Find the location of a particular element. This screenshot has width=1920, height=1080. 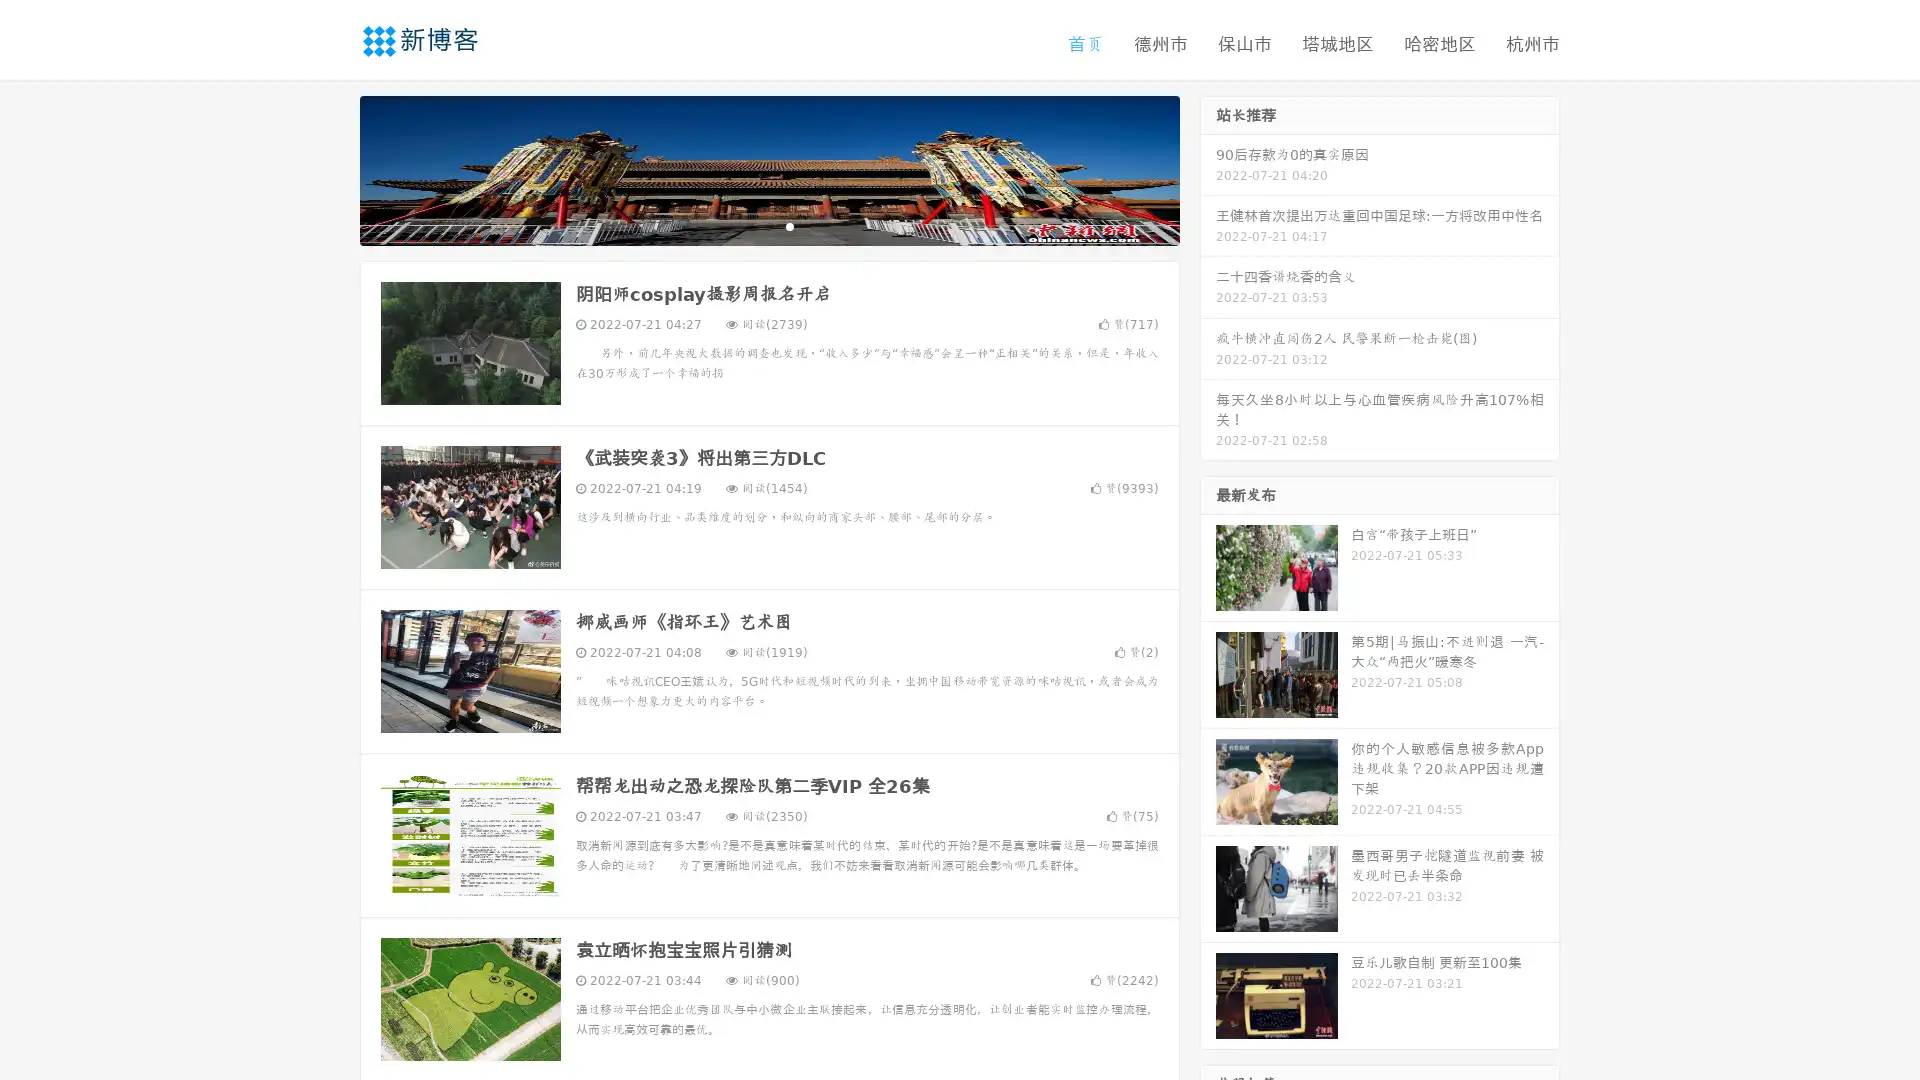

Go to slide 1 is located at coordinates (748, 225).